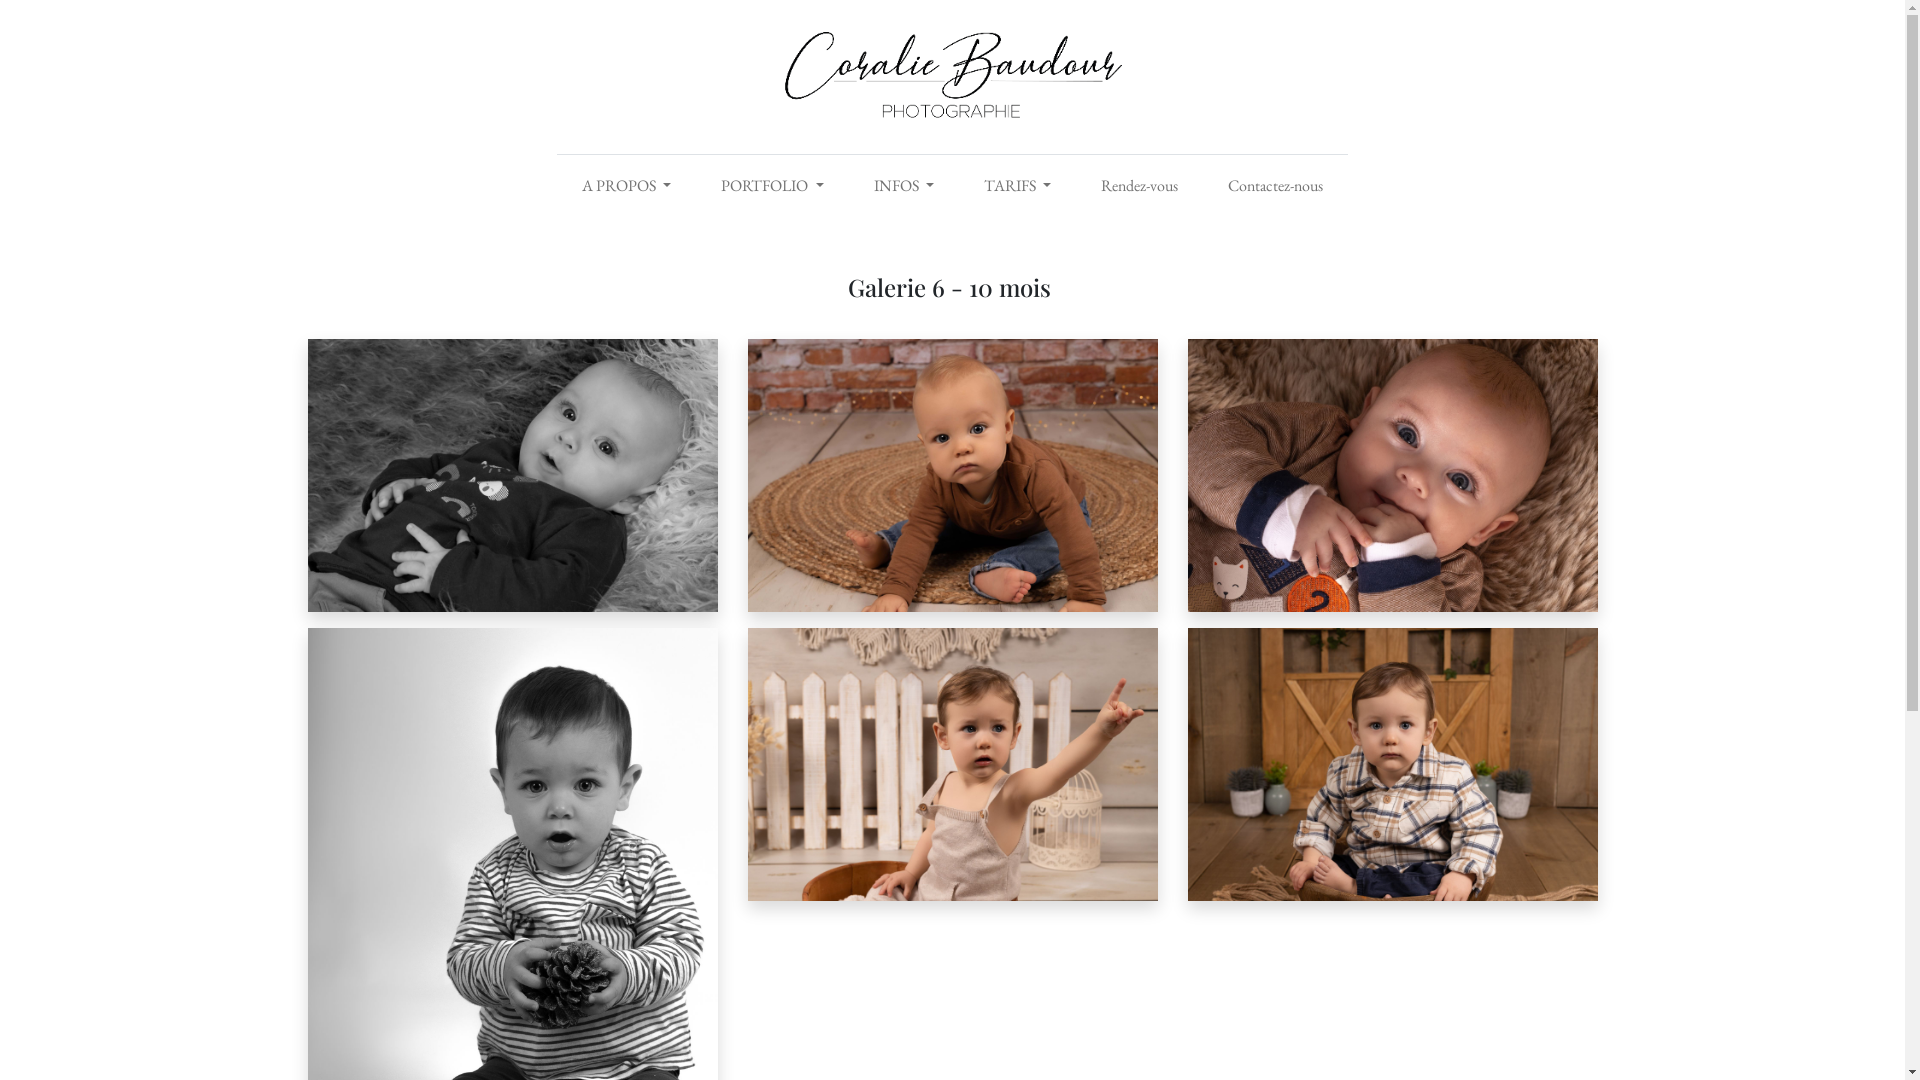 The width and height of the screenshot is (1920, 1080). What do you see at coordinates (1274, 185) in the screenshot?
I see `'Contactez-nous'` at bounding box center [1274, 185].